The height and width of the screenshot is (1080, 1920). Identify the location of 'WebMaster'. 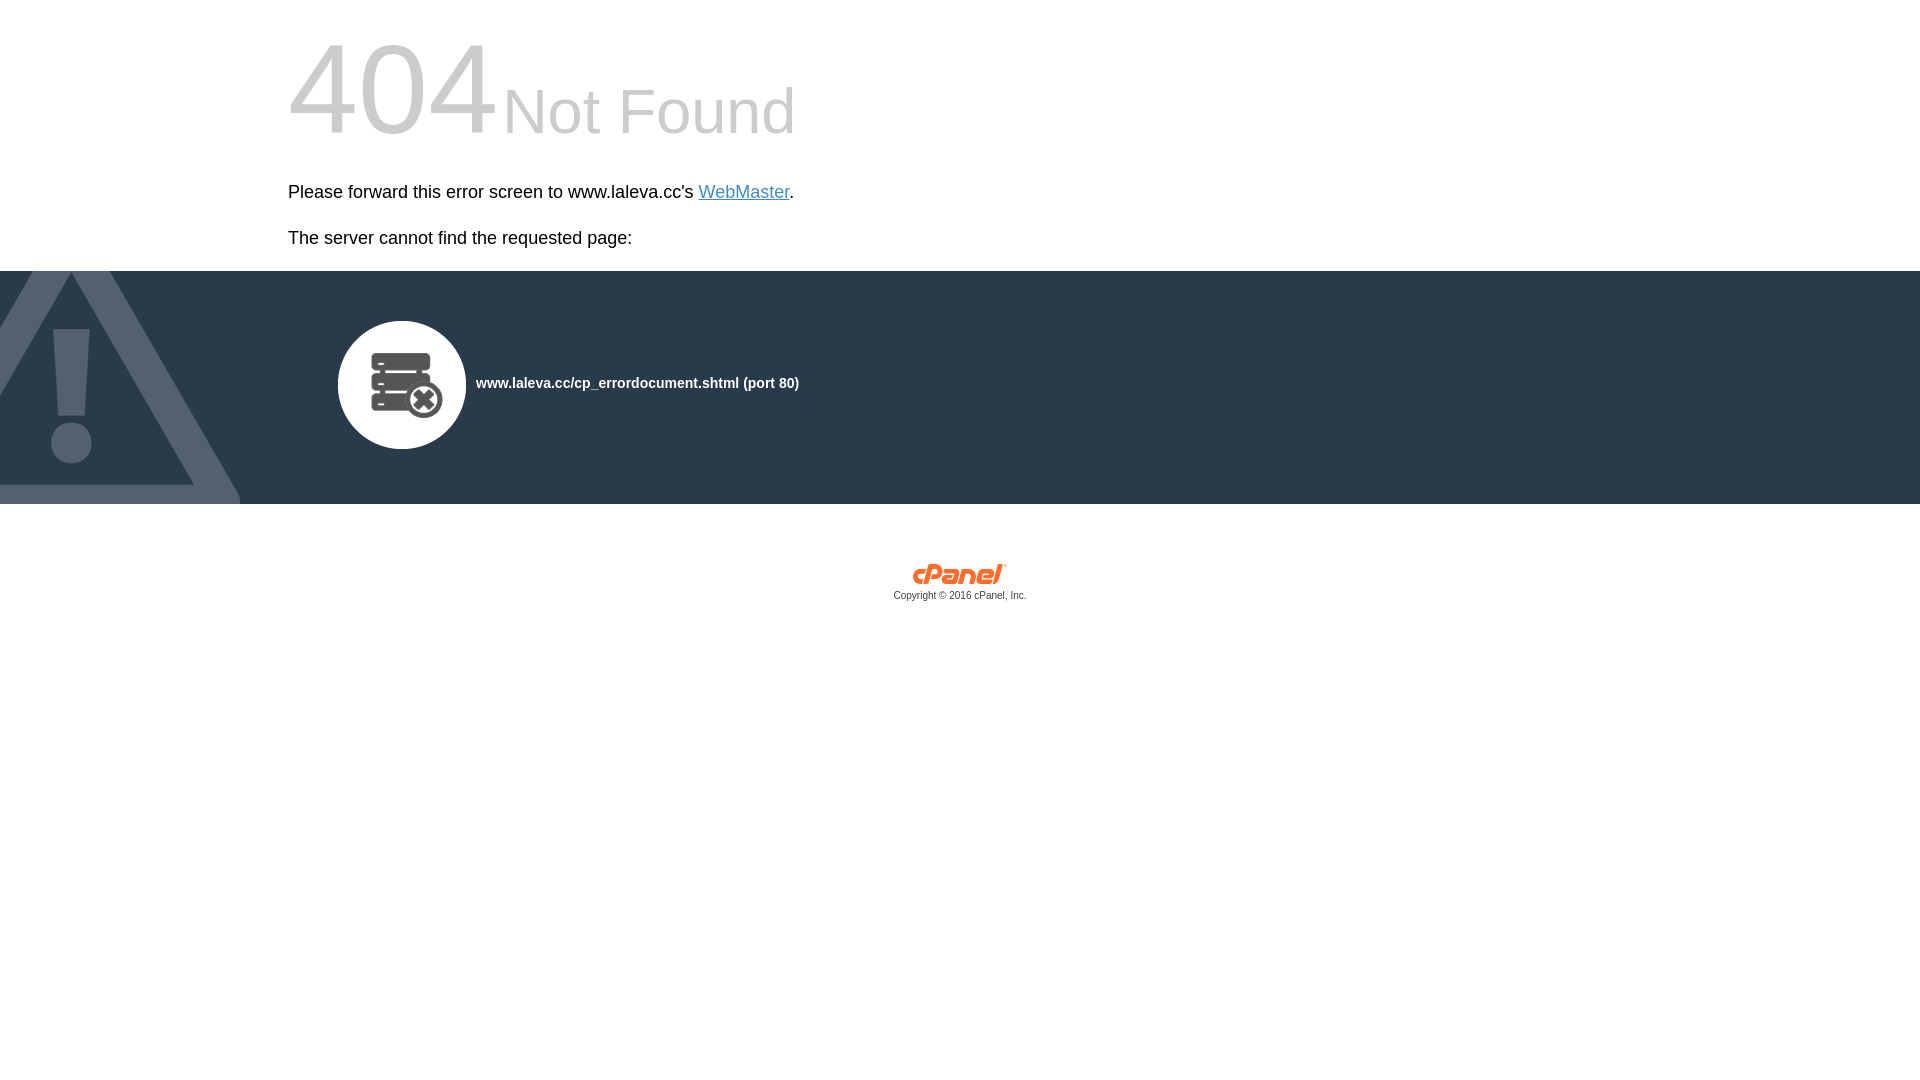
(743, 192).